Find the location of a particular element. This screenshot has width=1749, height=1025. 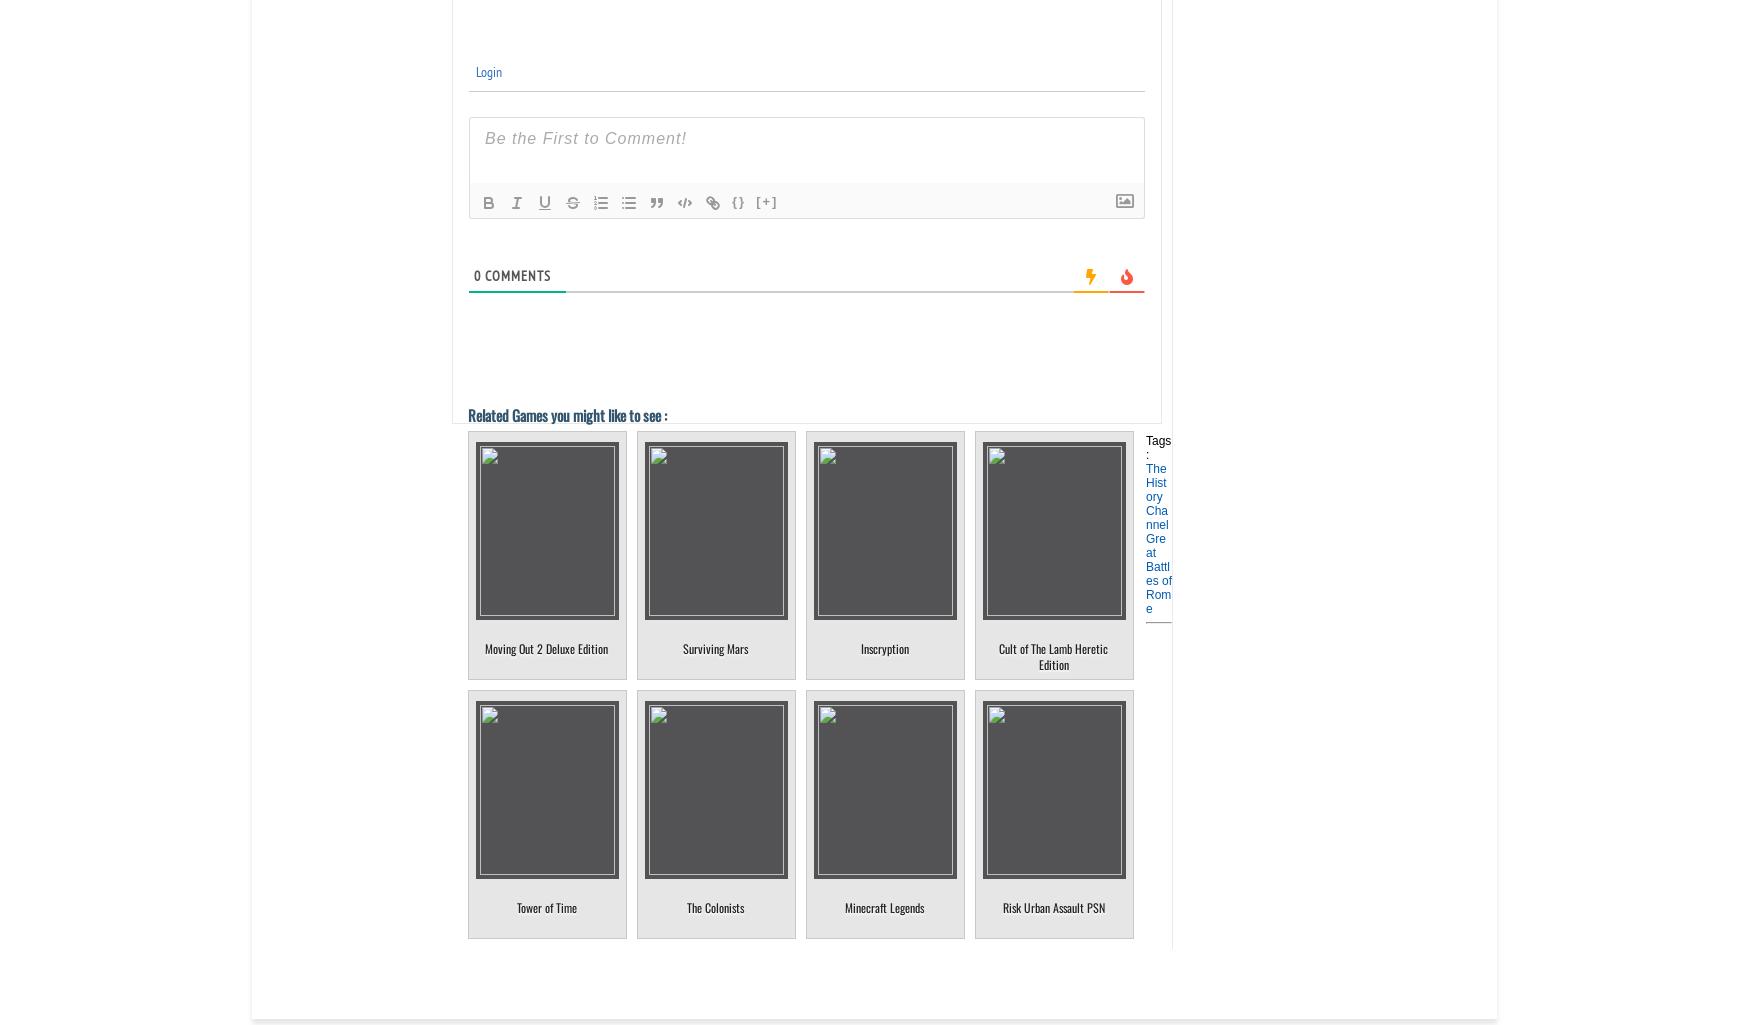

'Related Games you might like to see :' is located at coordinates (566, 415).